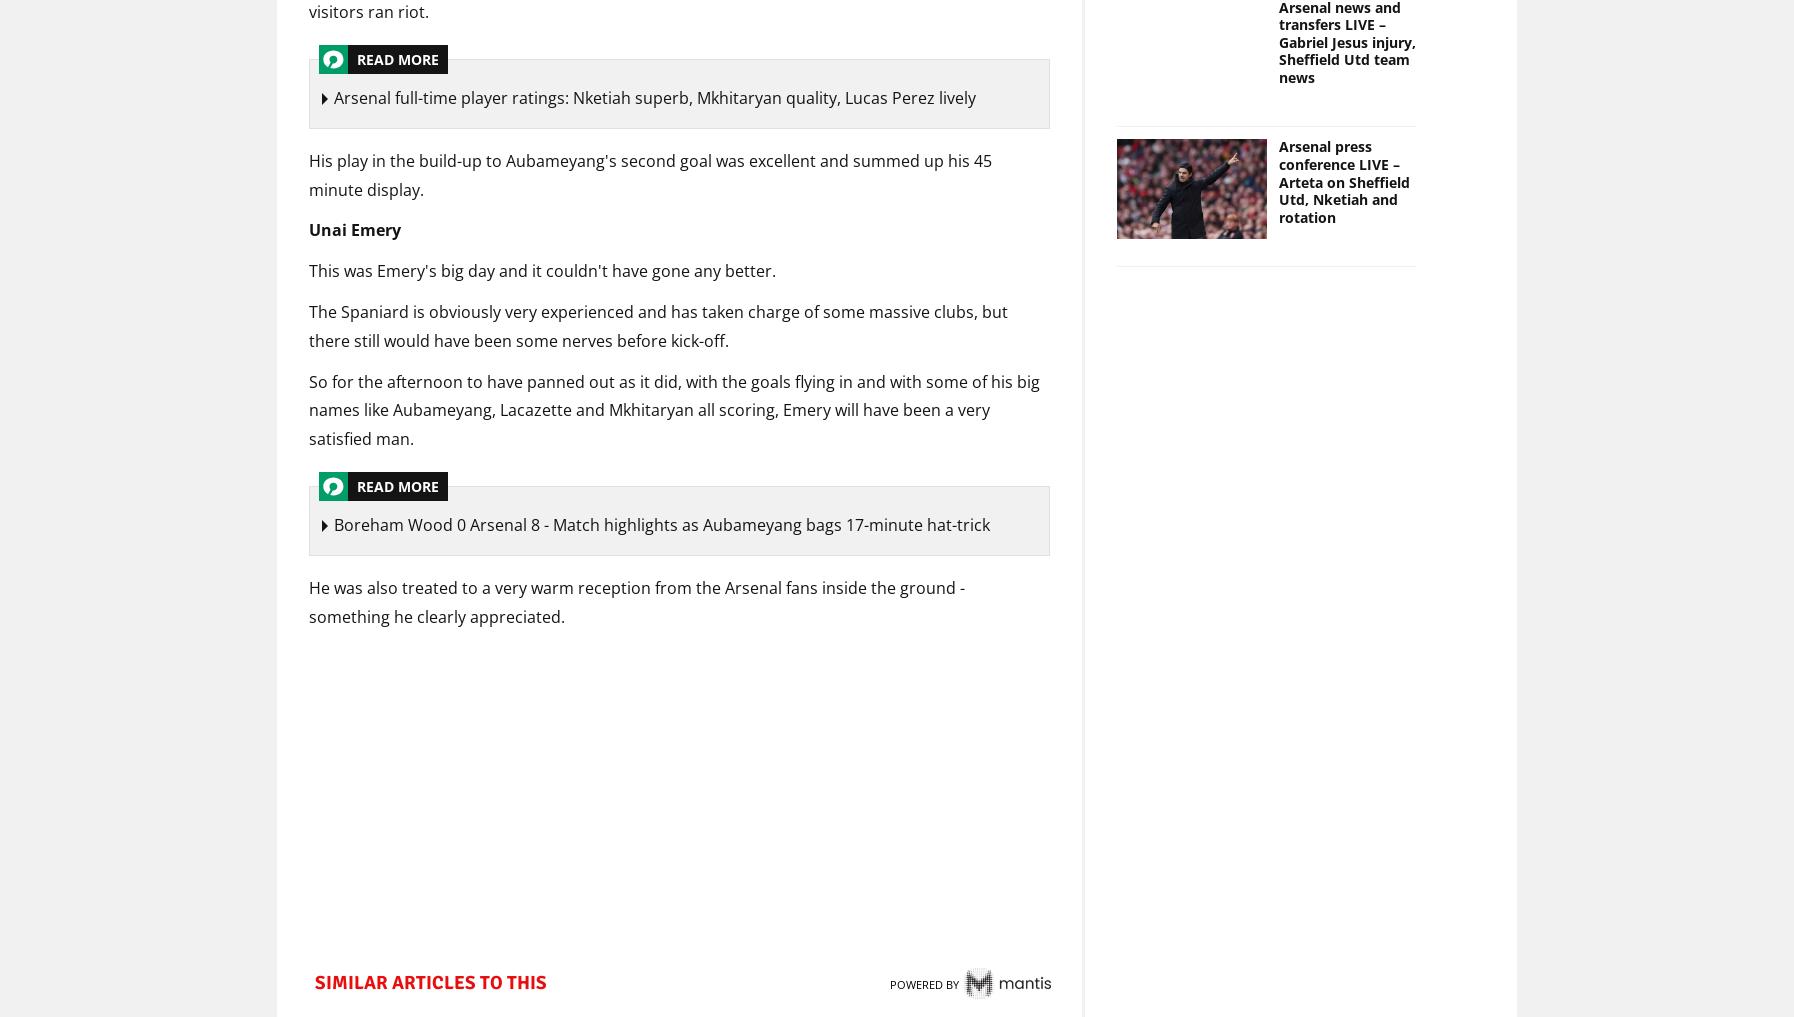 This screenshot has height=1017, width=1794. I want to click on 'So for the afternoon to have panned out as it did, with the goals flying in and with some of his big names like Aubameyang, Lacazette and Mkhitaryan all scoring, Emery will have been a very satisfied man.', so click(674, 412).